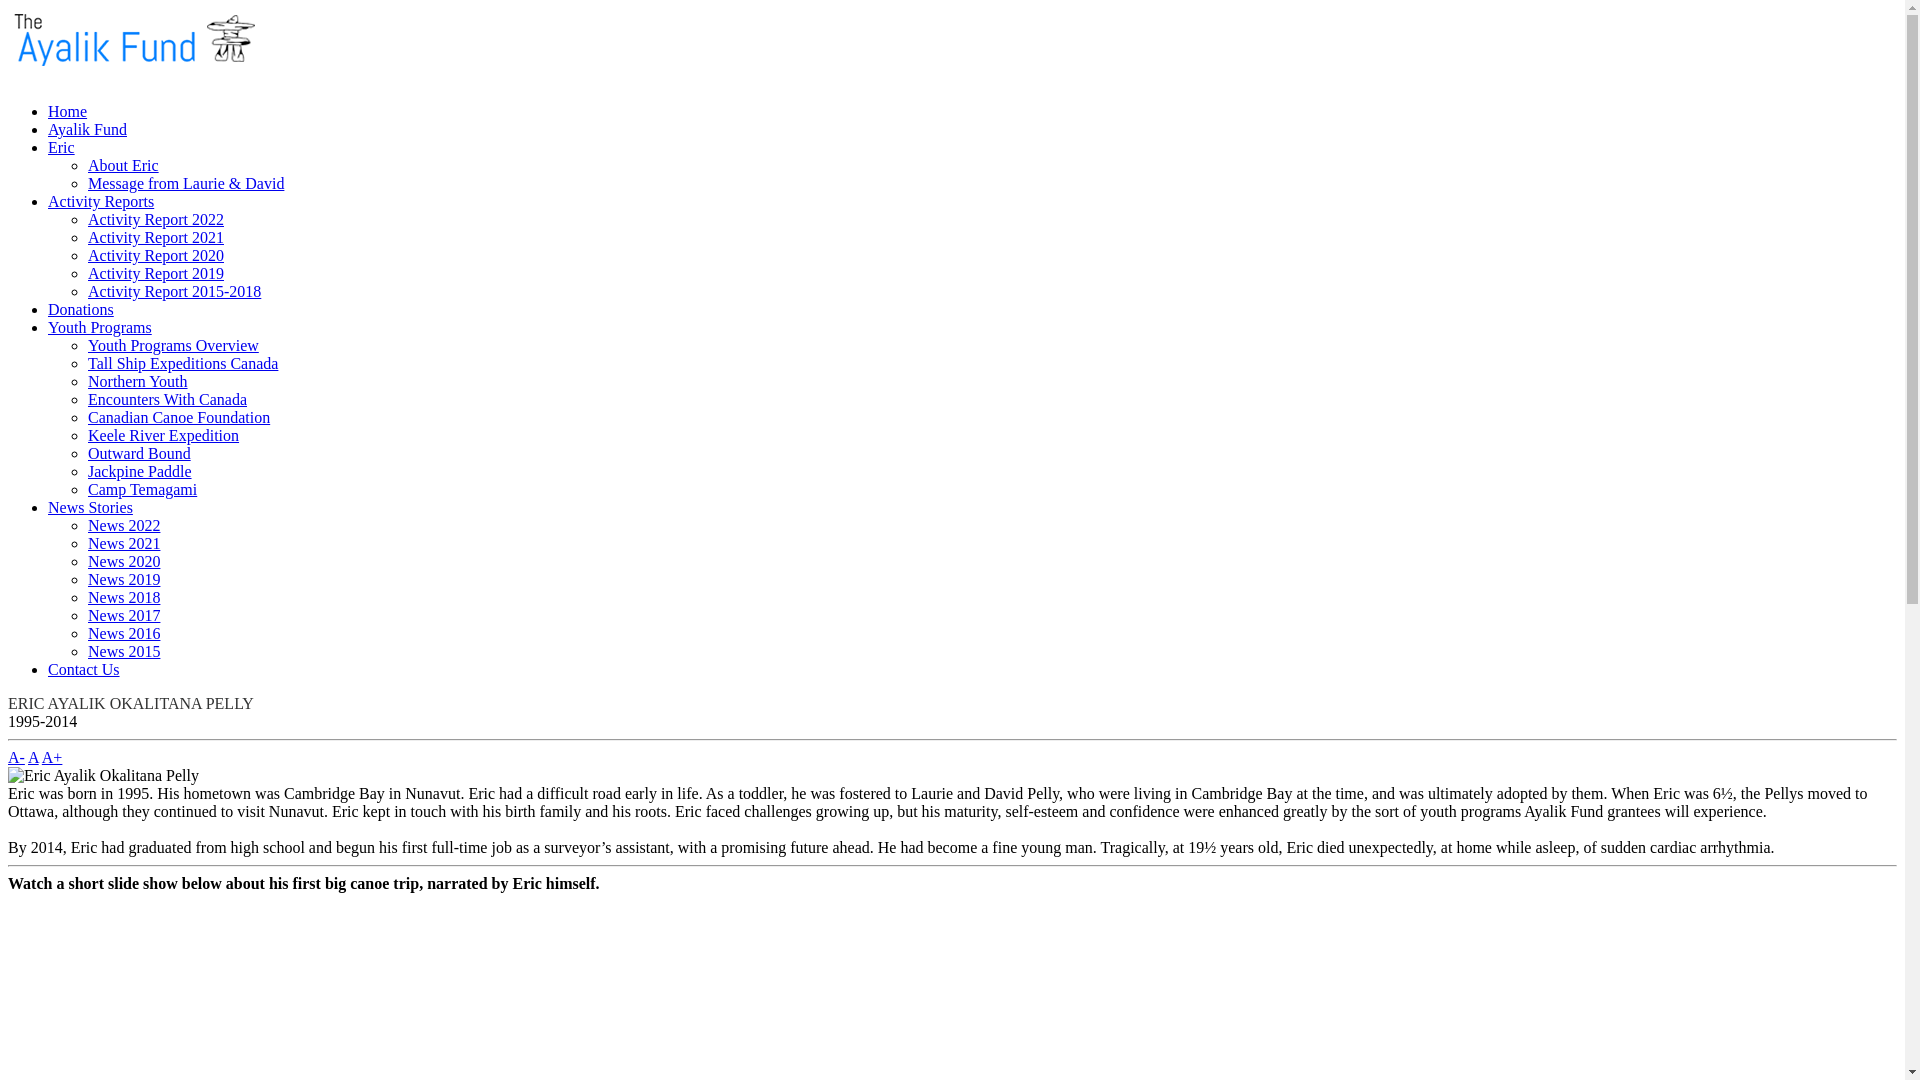 The width and height of the screenshot is (1920, 1080). What do you see at coordinates (99, 326) in the screenshot?
I see `'Youth Programs'` at bounding box center [99, 326].